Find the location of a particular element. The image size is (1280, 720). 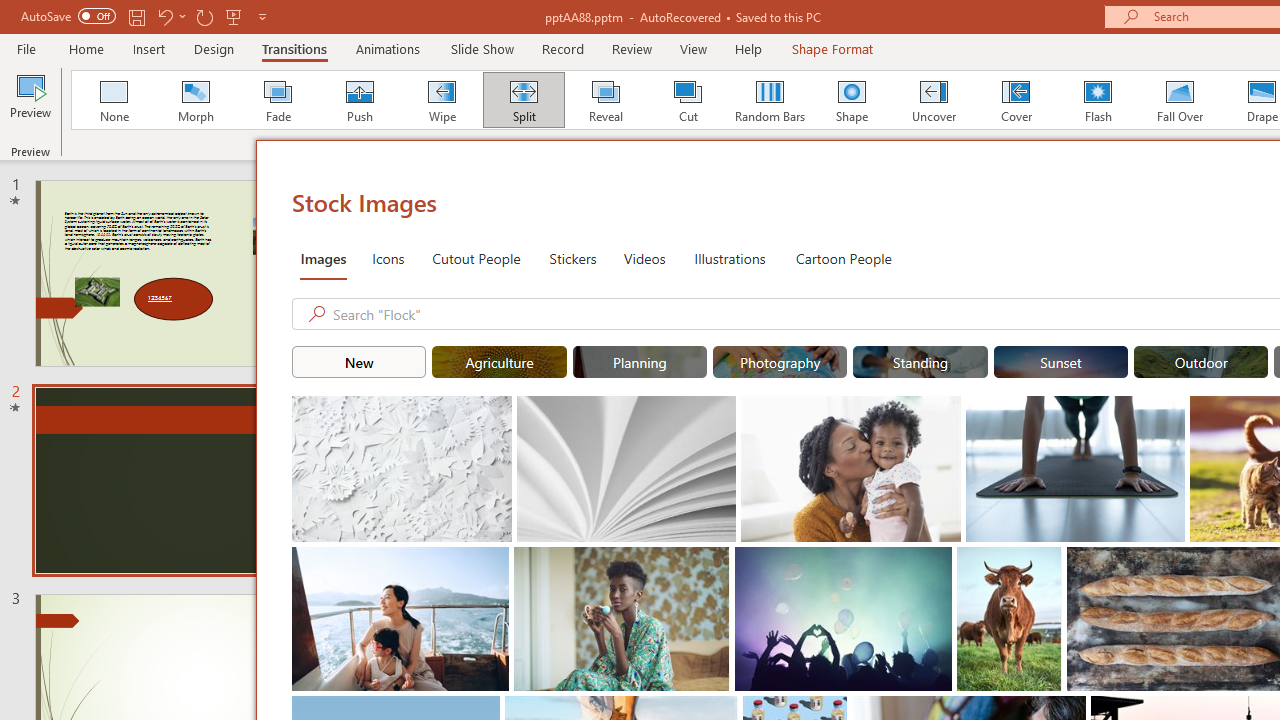

'System' is located at coordinates (10, 11).